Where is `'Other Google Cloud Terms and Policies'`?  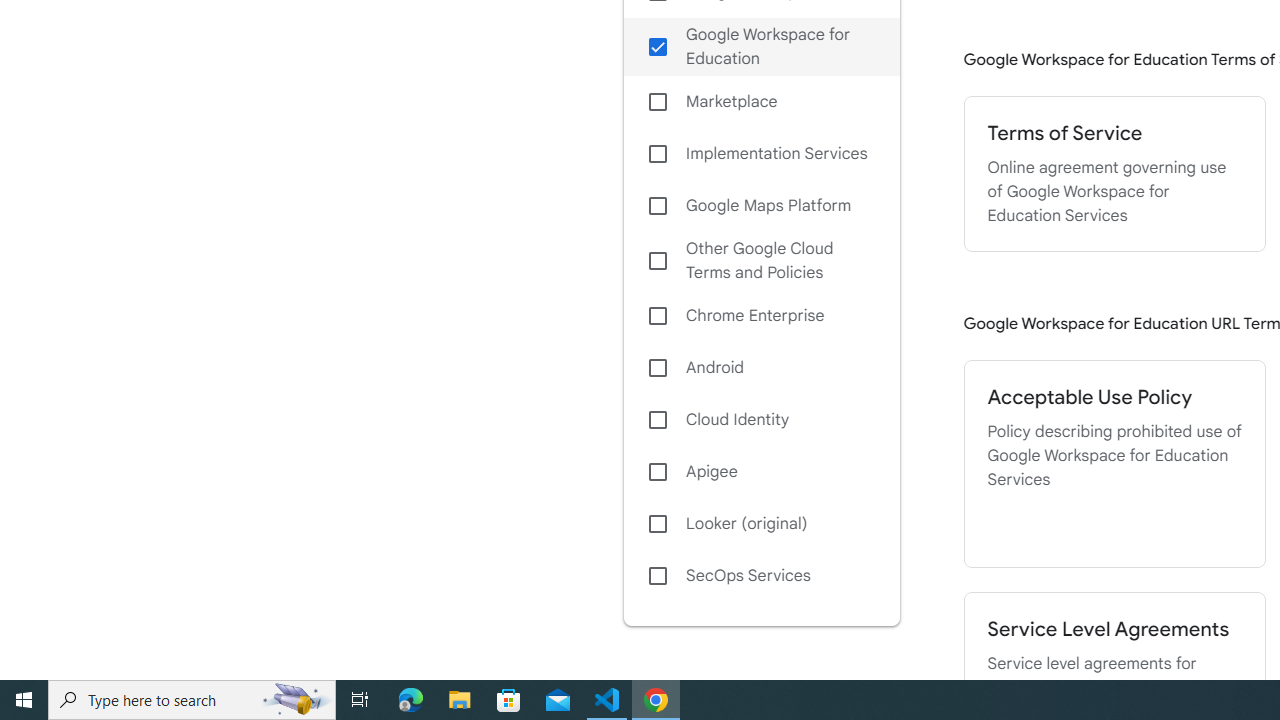 'Other Google Cloud Terms and Policies' is located at coordinates (760, 260).